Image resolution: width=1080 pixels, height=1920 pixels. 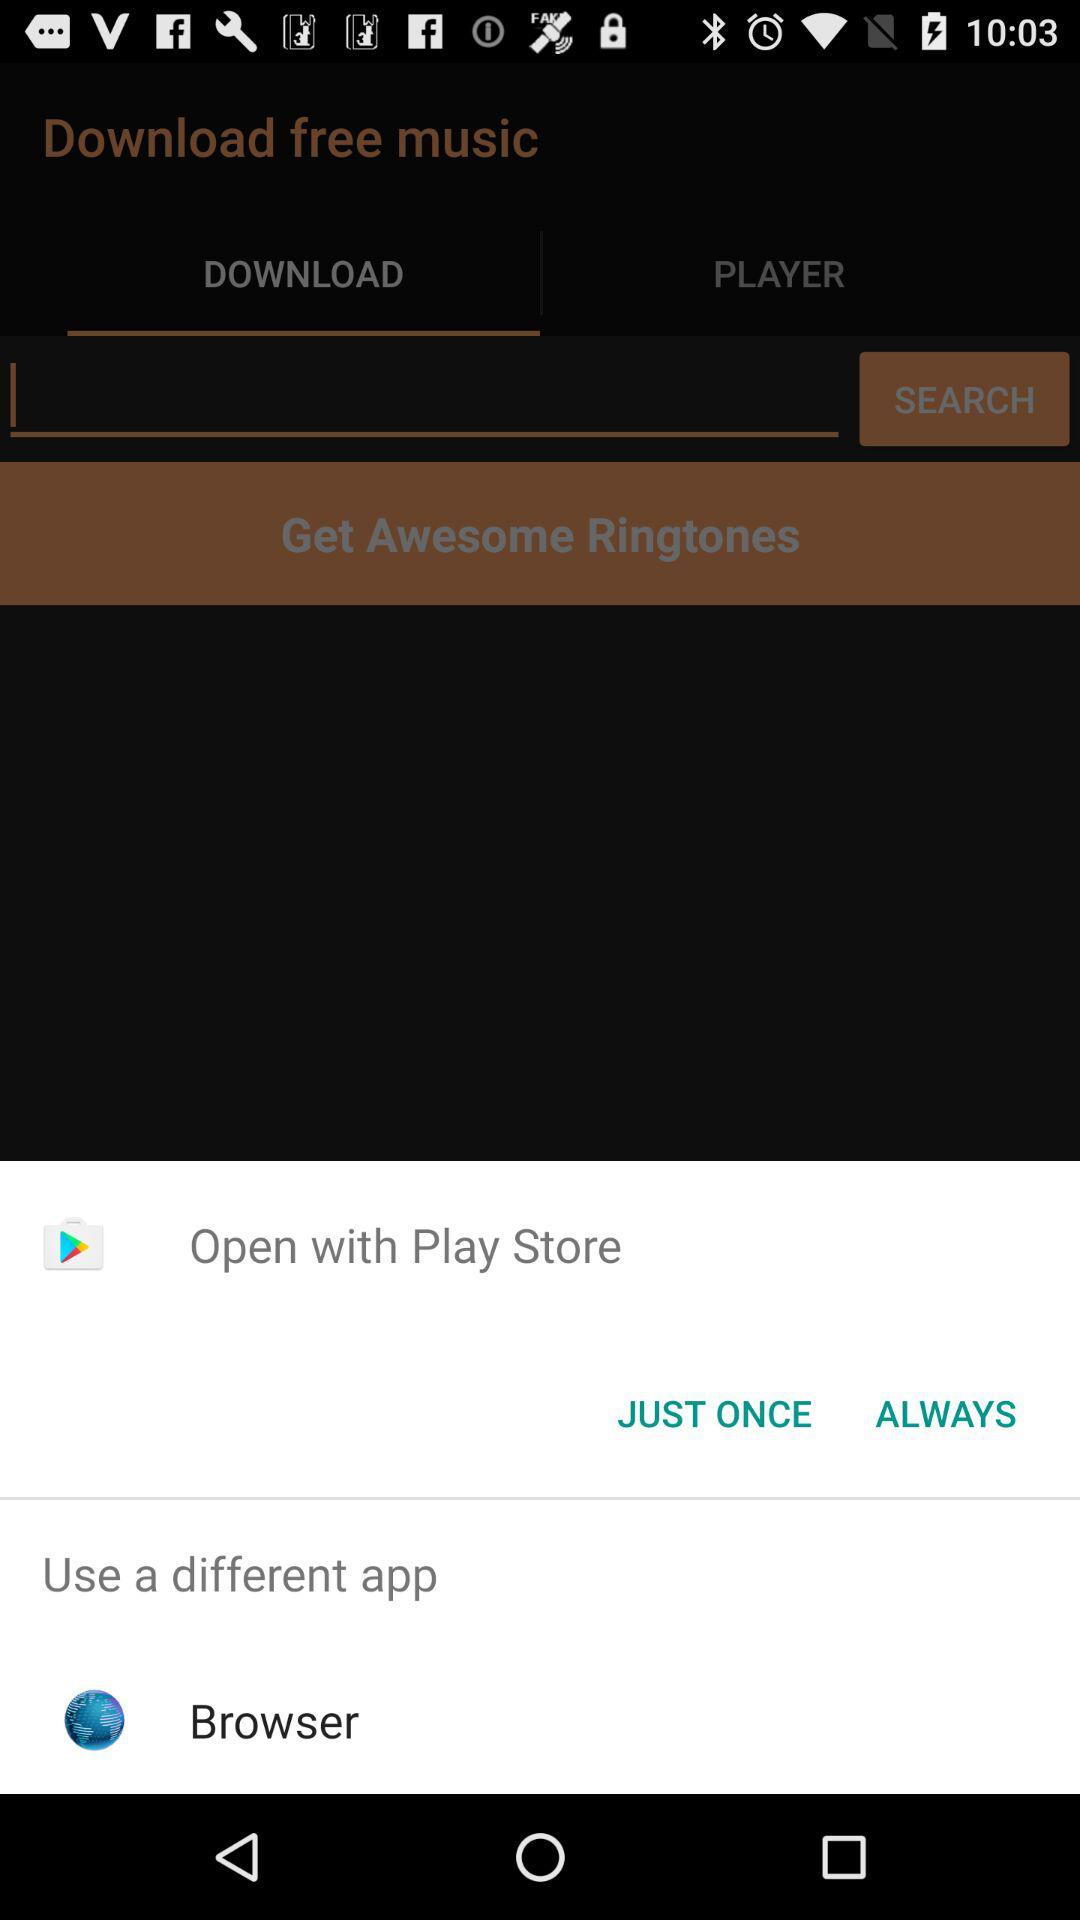 I want to click on just once item, so click(x=713, y=1411).